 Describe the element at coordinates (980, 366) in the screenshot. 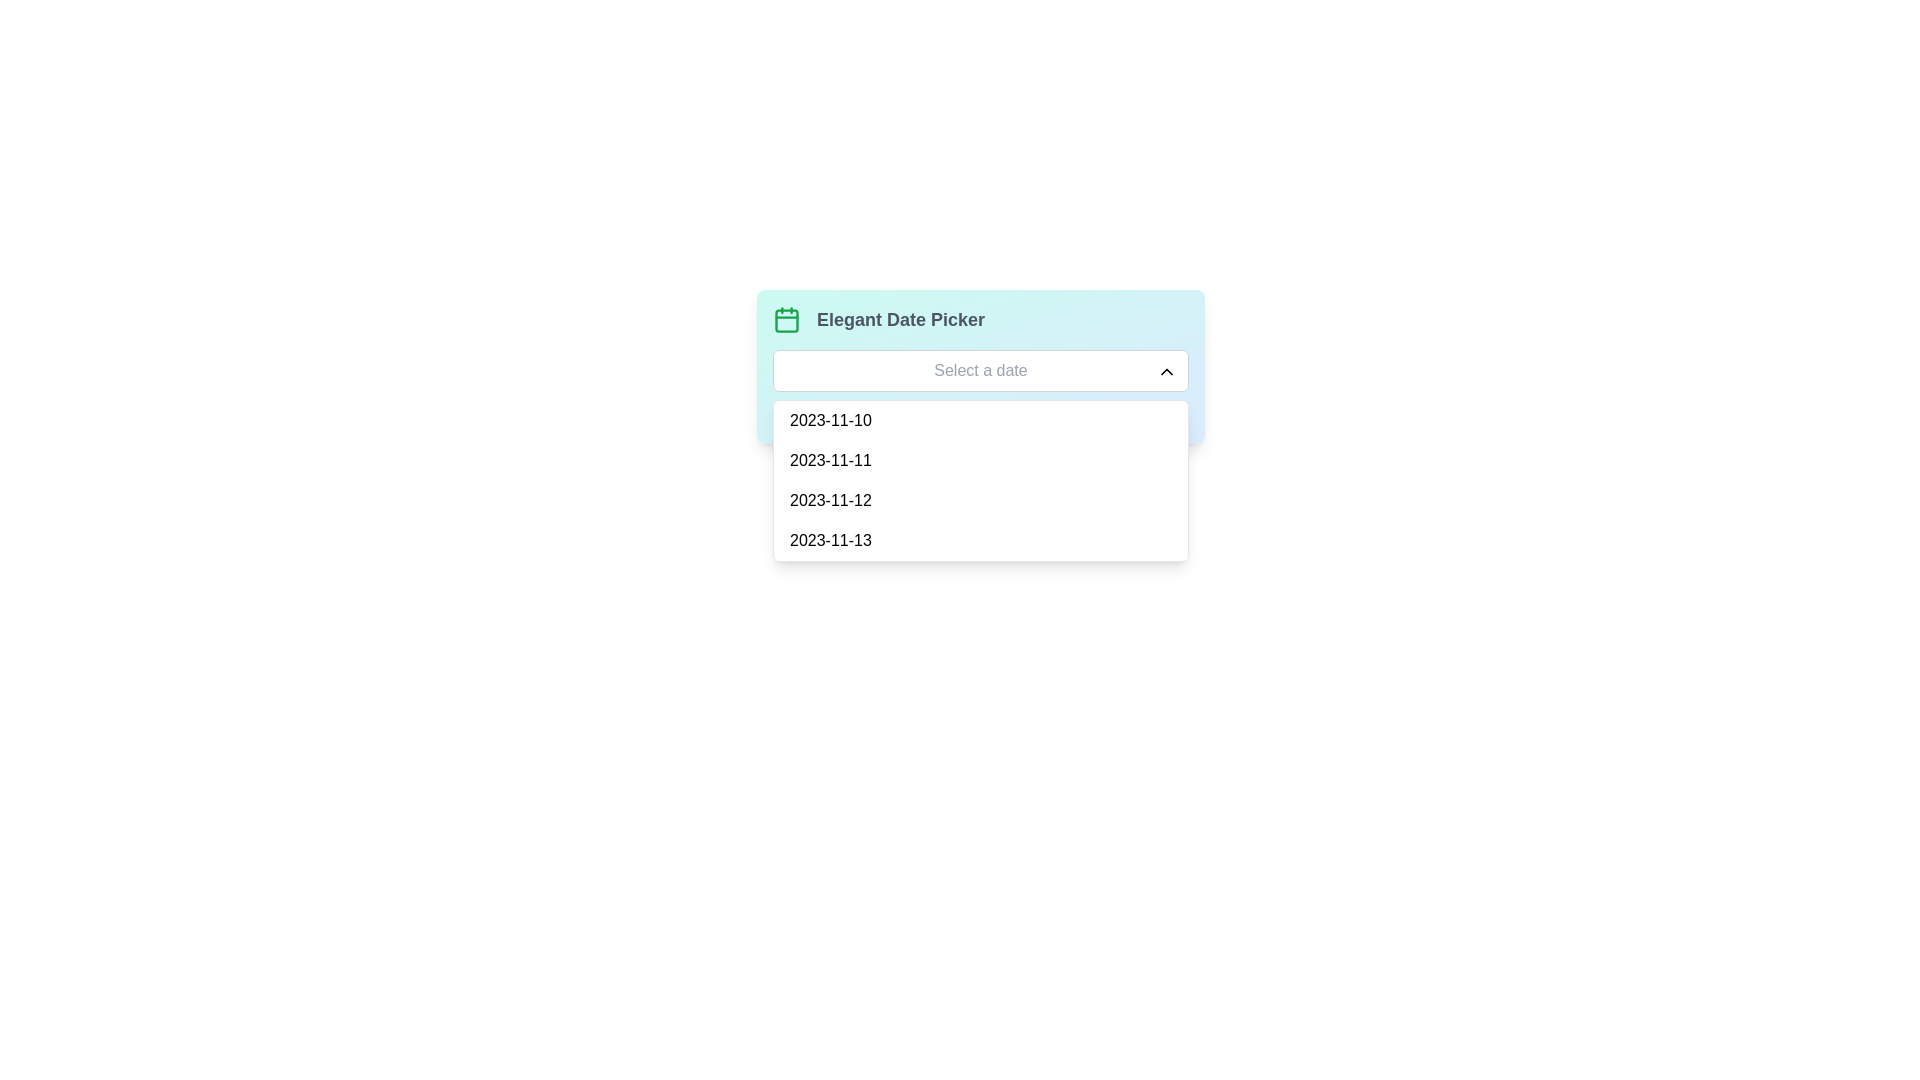

I see `a date from the dropdown in the 'Elegant Date Picker' component by clicking on it` at that location.